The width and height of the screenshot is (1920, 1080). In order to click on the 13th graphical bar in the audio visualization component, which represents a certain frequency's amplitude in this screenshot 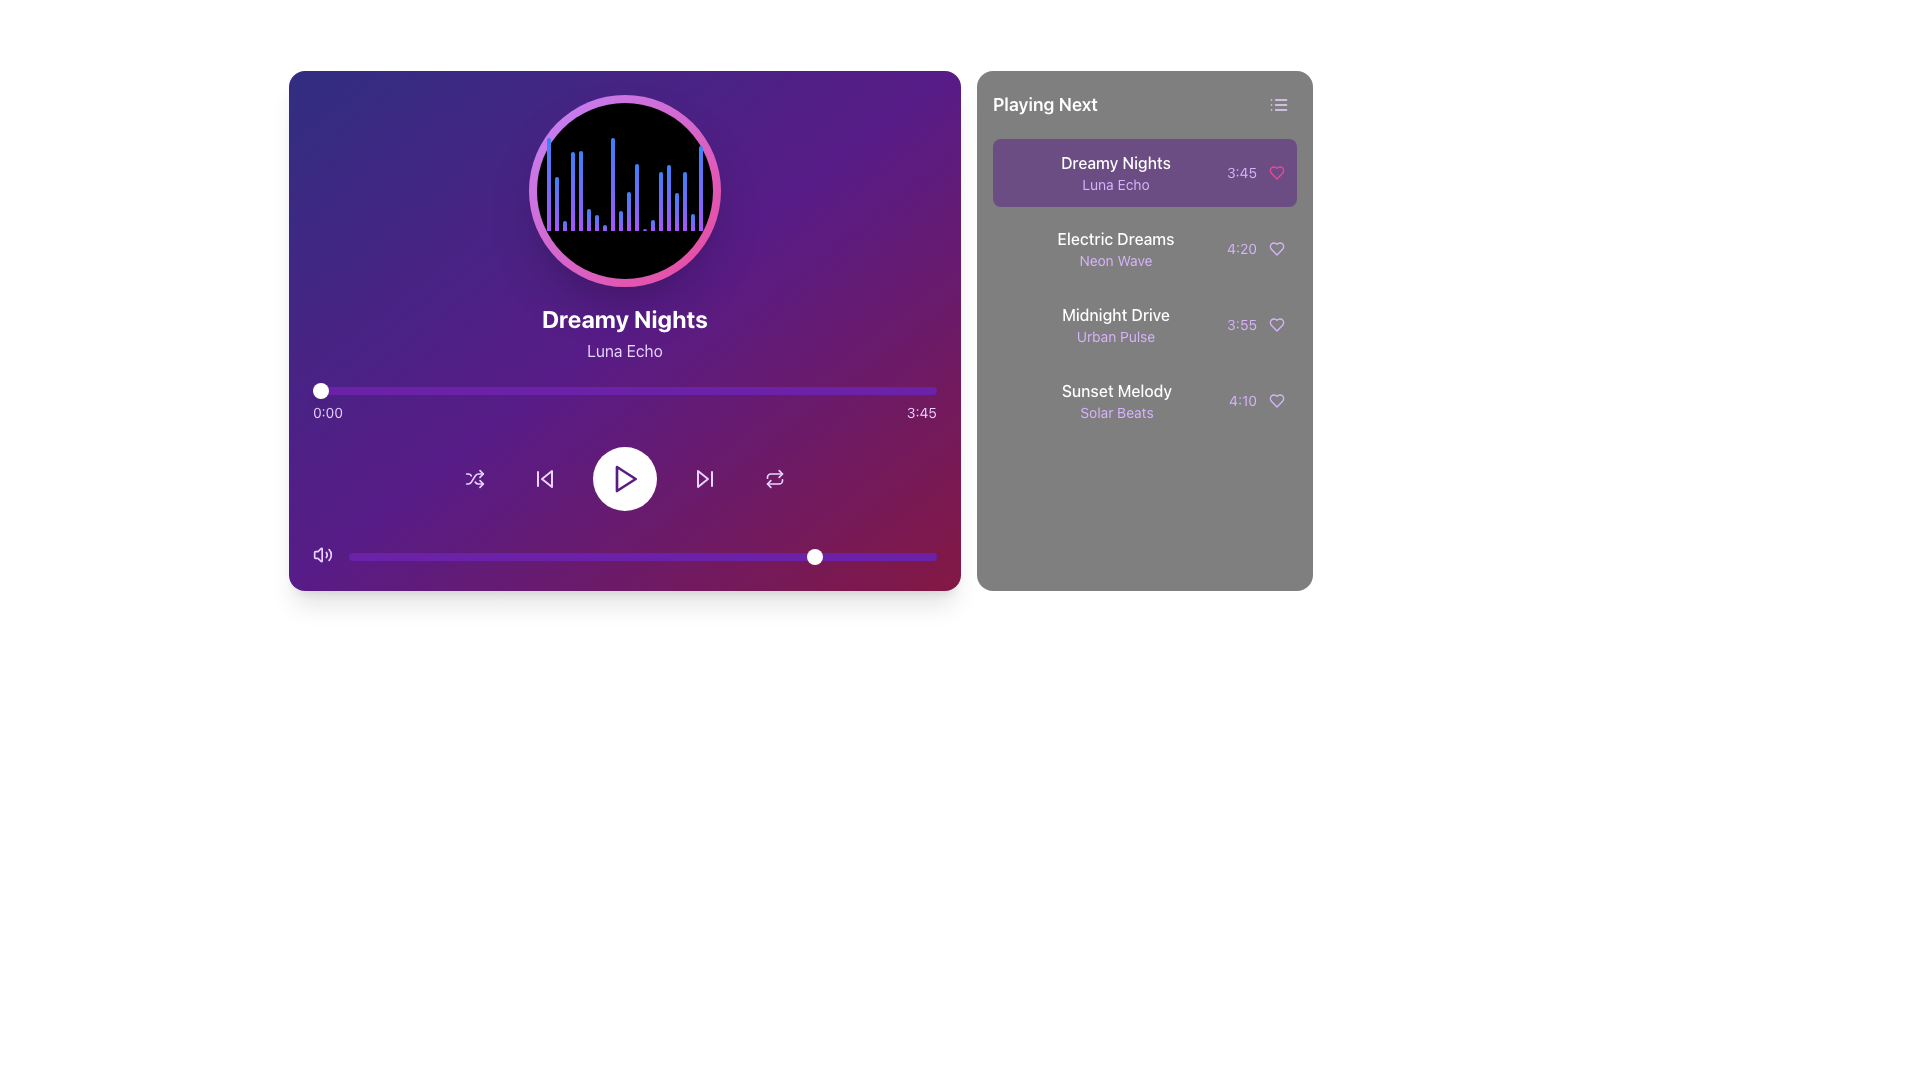, I will do `click(635, 197)`.